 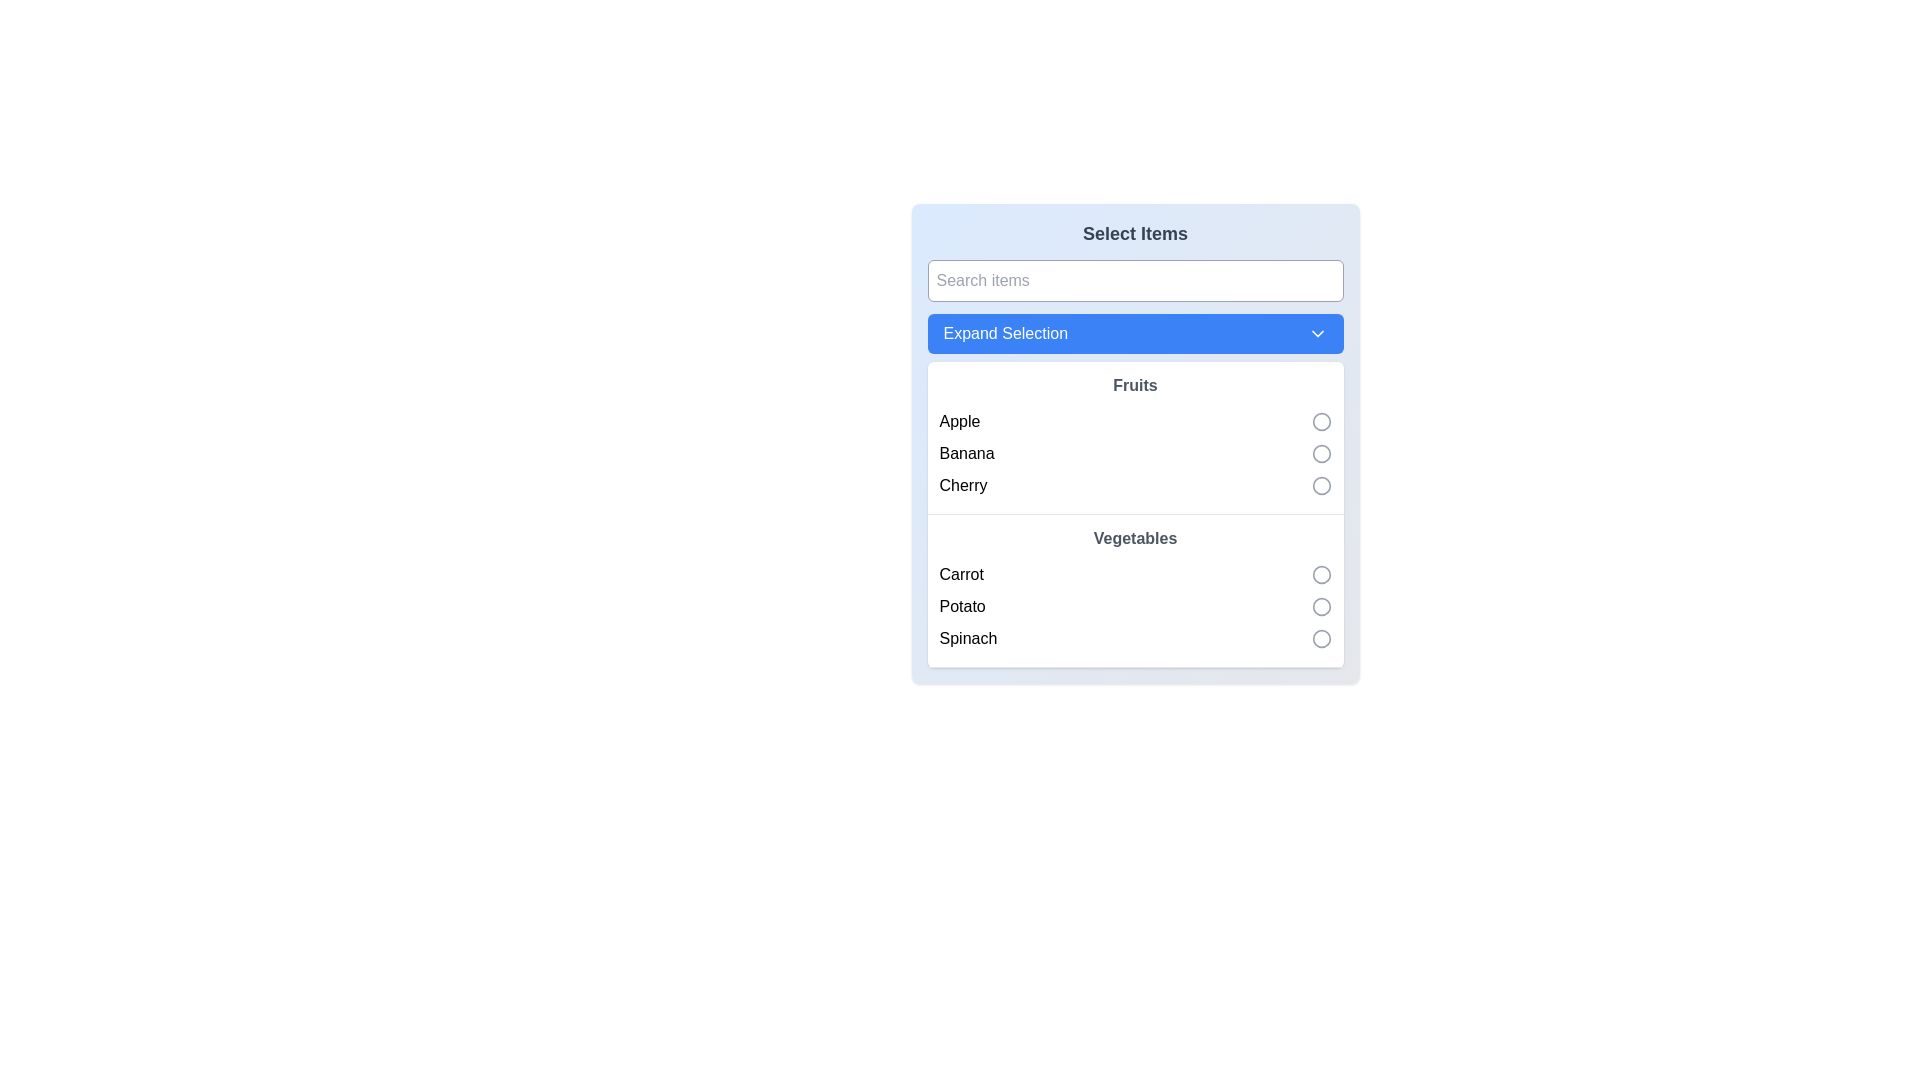 What do you see at coordinates (1321, 639) in the screenshot?
I see `the circular part of the checkbox styled as a radio button for the 'Spinach' option in the last row under the 'Vegetables' header` at bounding box center [1321, 639].